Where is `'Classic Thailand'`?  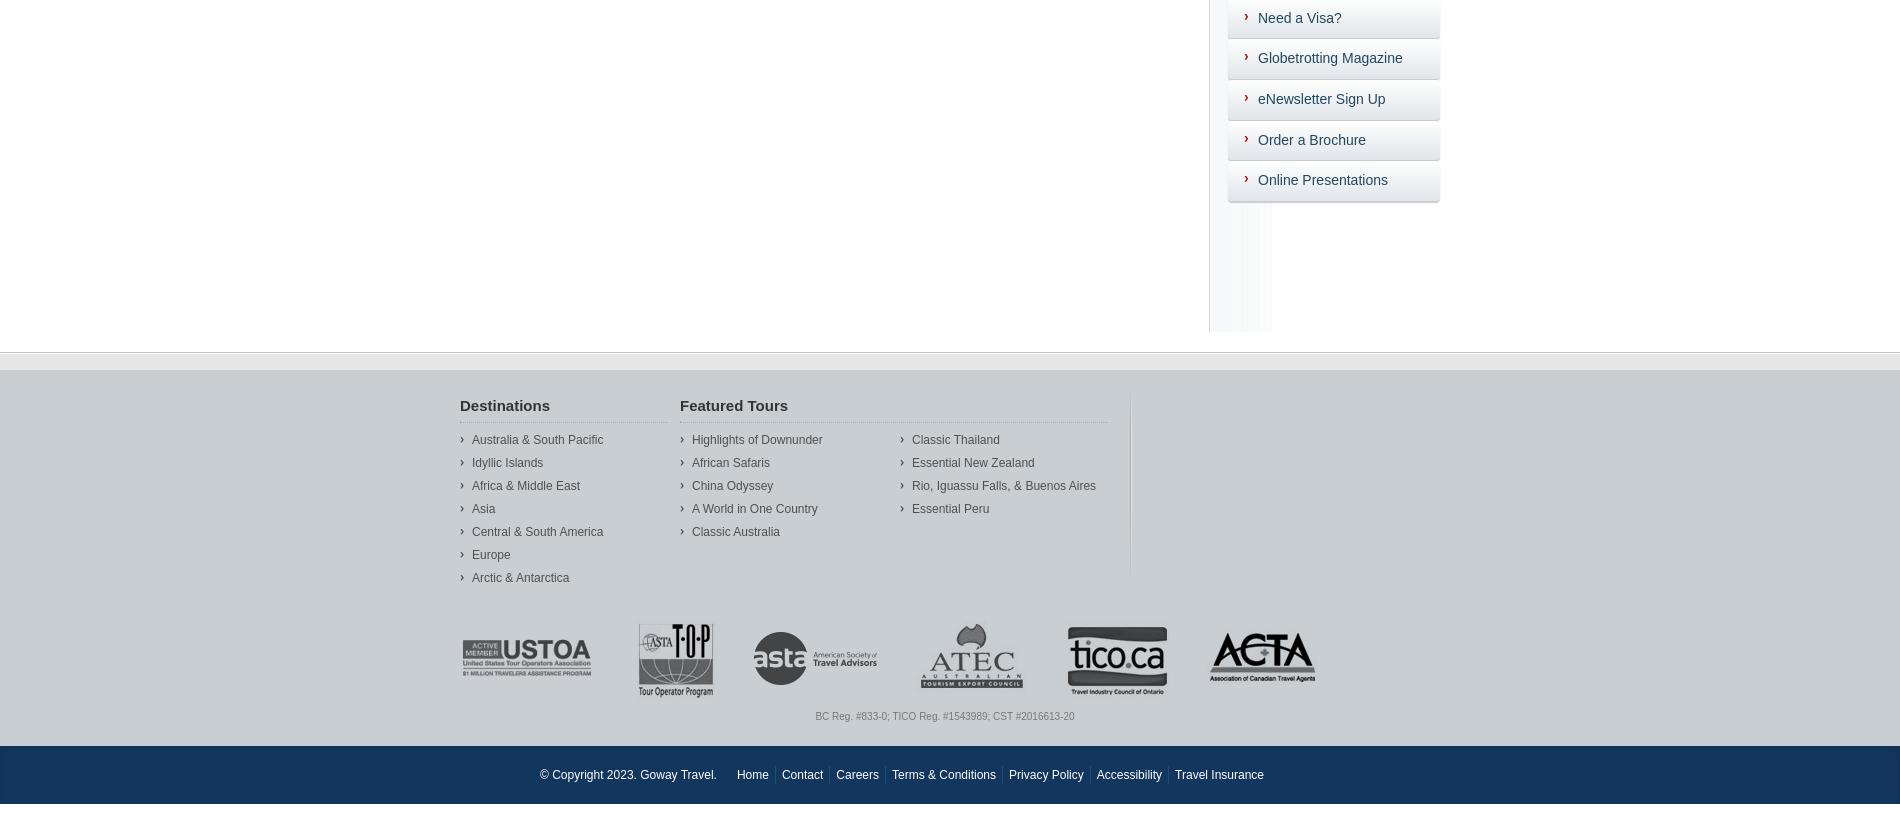
'Classic Thailand' is located at coordinates (911, 438).